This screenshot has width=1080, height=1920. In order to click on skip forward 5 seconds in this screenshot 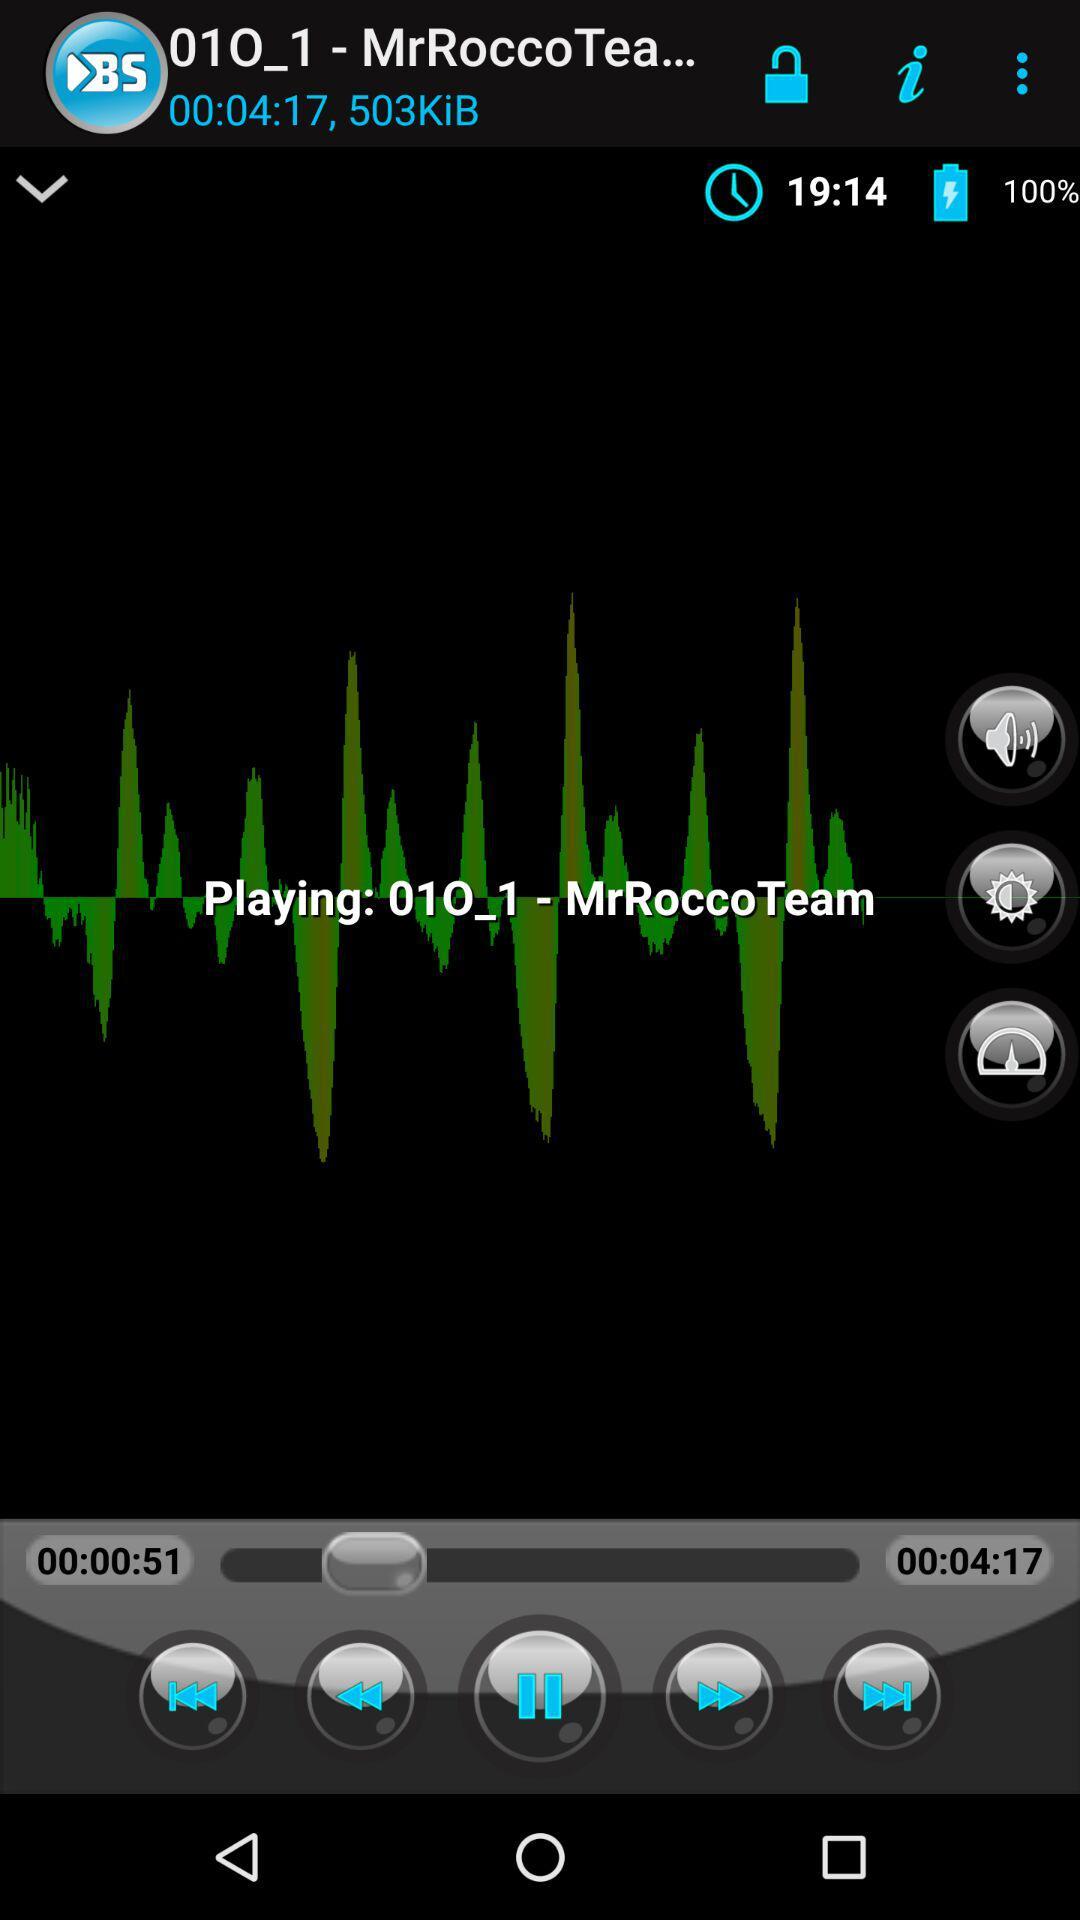, I will do `click(886, 1695)`.